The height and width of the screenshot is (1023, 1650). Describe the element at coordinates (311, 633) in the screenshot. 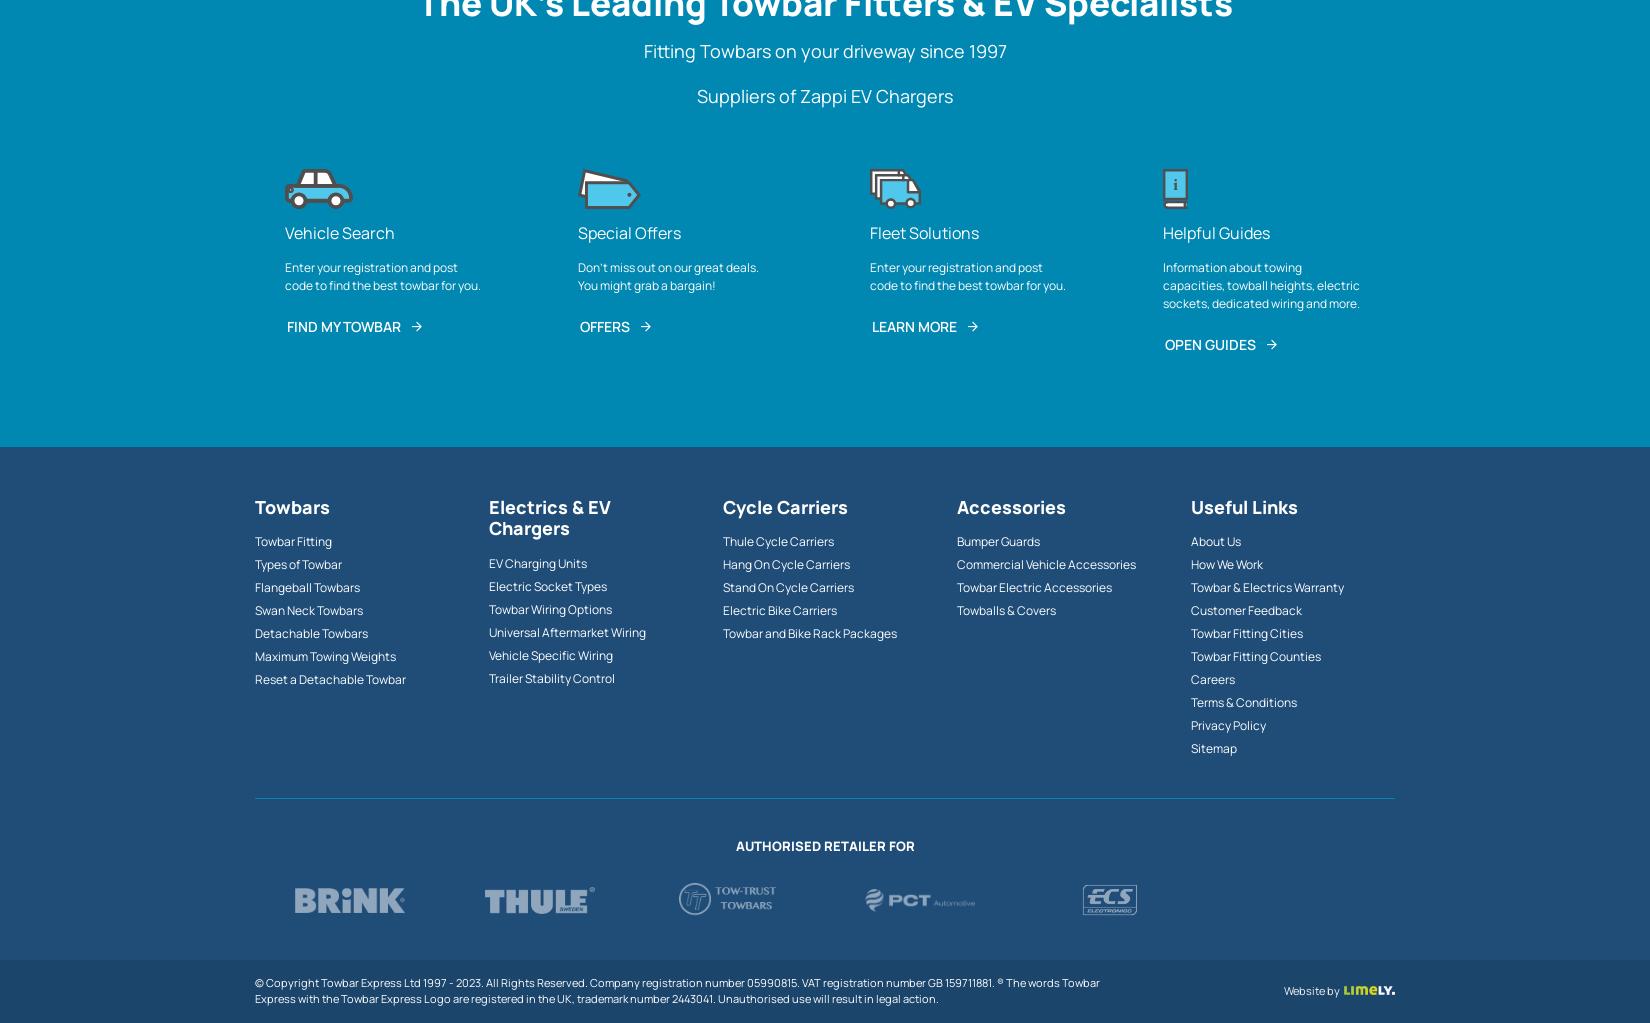

I see `'Detachable Towbars'` at that location.